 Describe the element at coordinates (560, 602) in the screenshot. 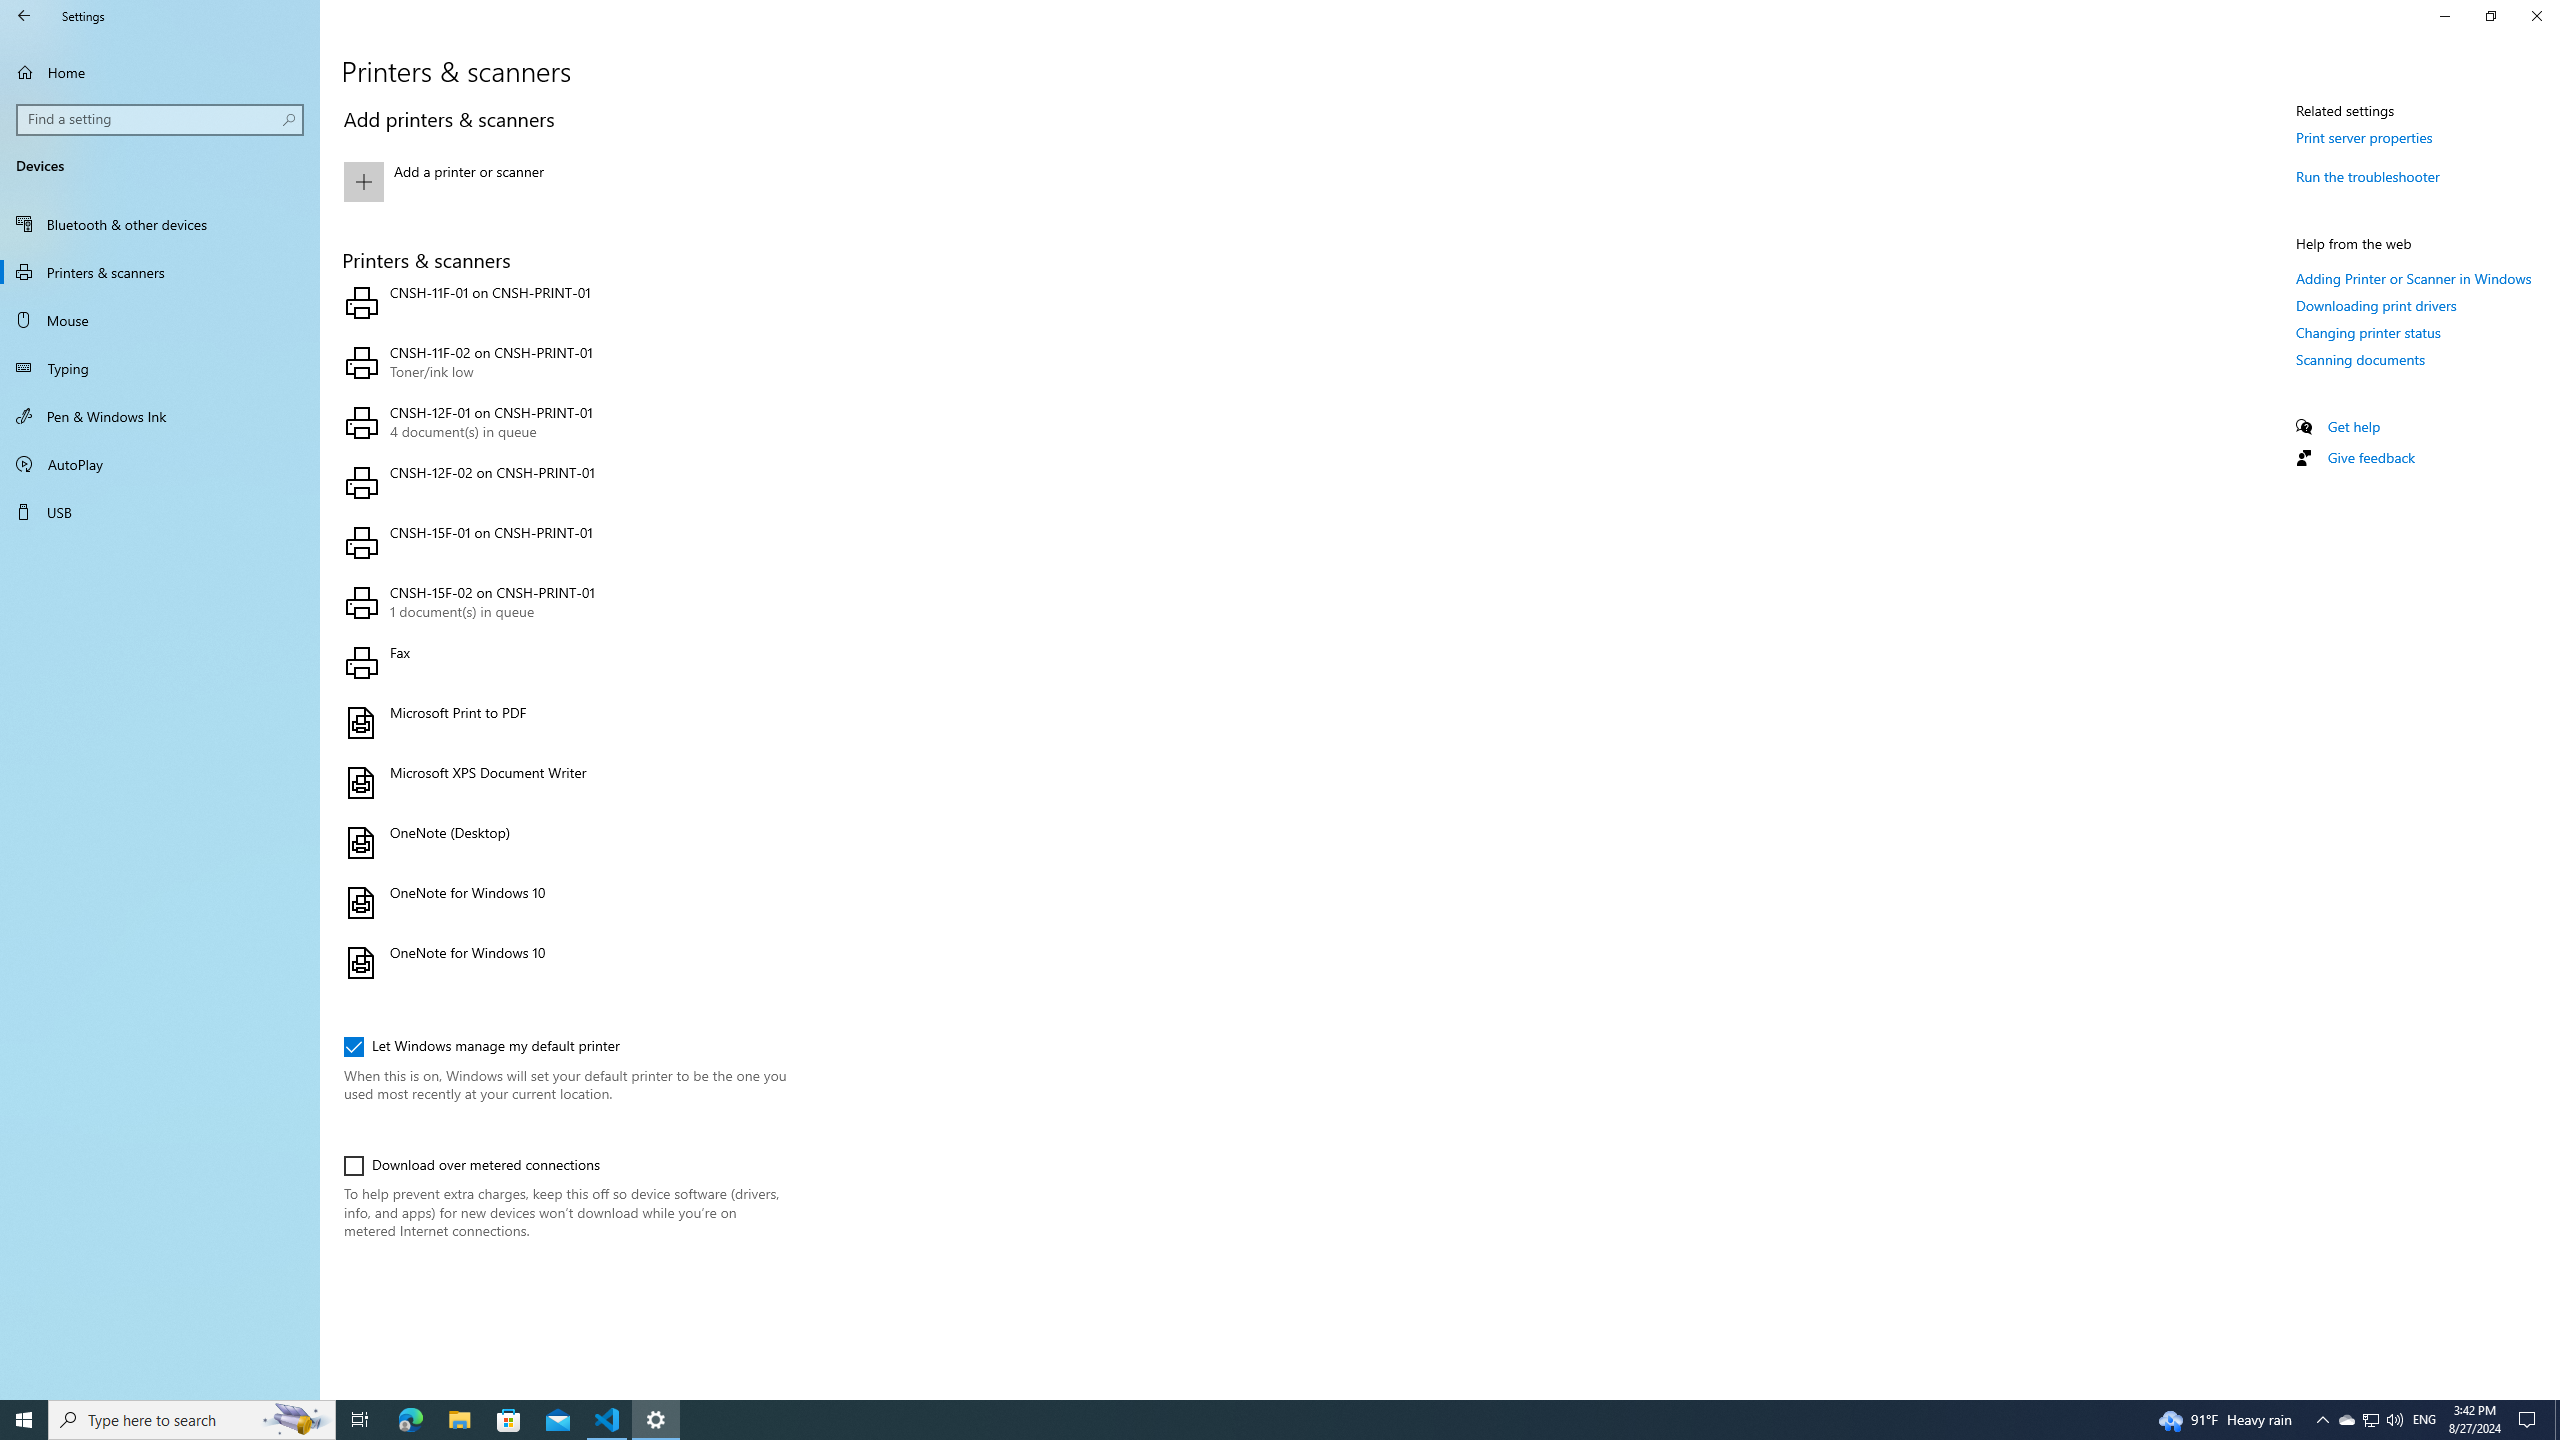

I see `'CNSH-15F-02 on CNSH-PRINT-01 1 document(s) in queue'` at that location.